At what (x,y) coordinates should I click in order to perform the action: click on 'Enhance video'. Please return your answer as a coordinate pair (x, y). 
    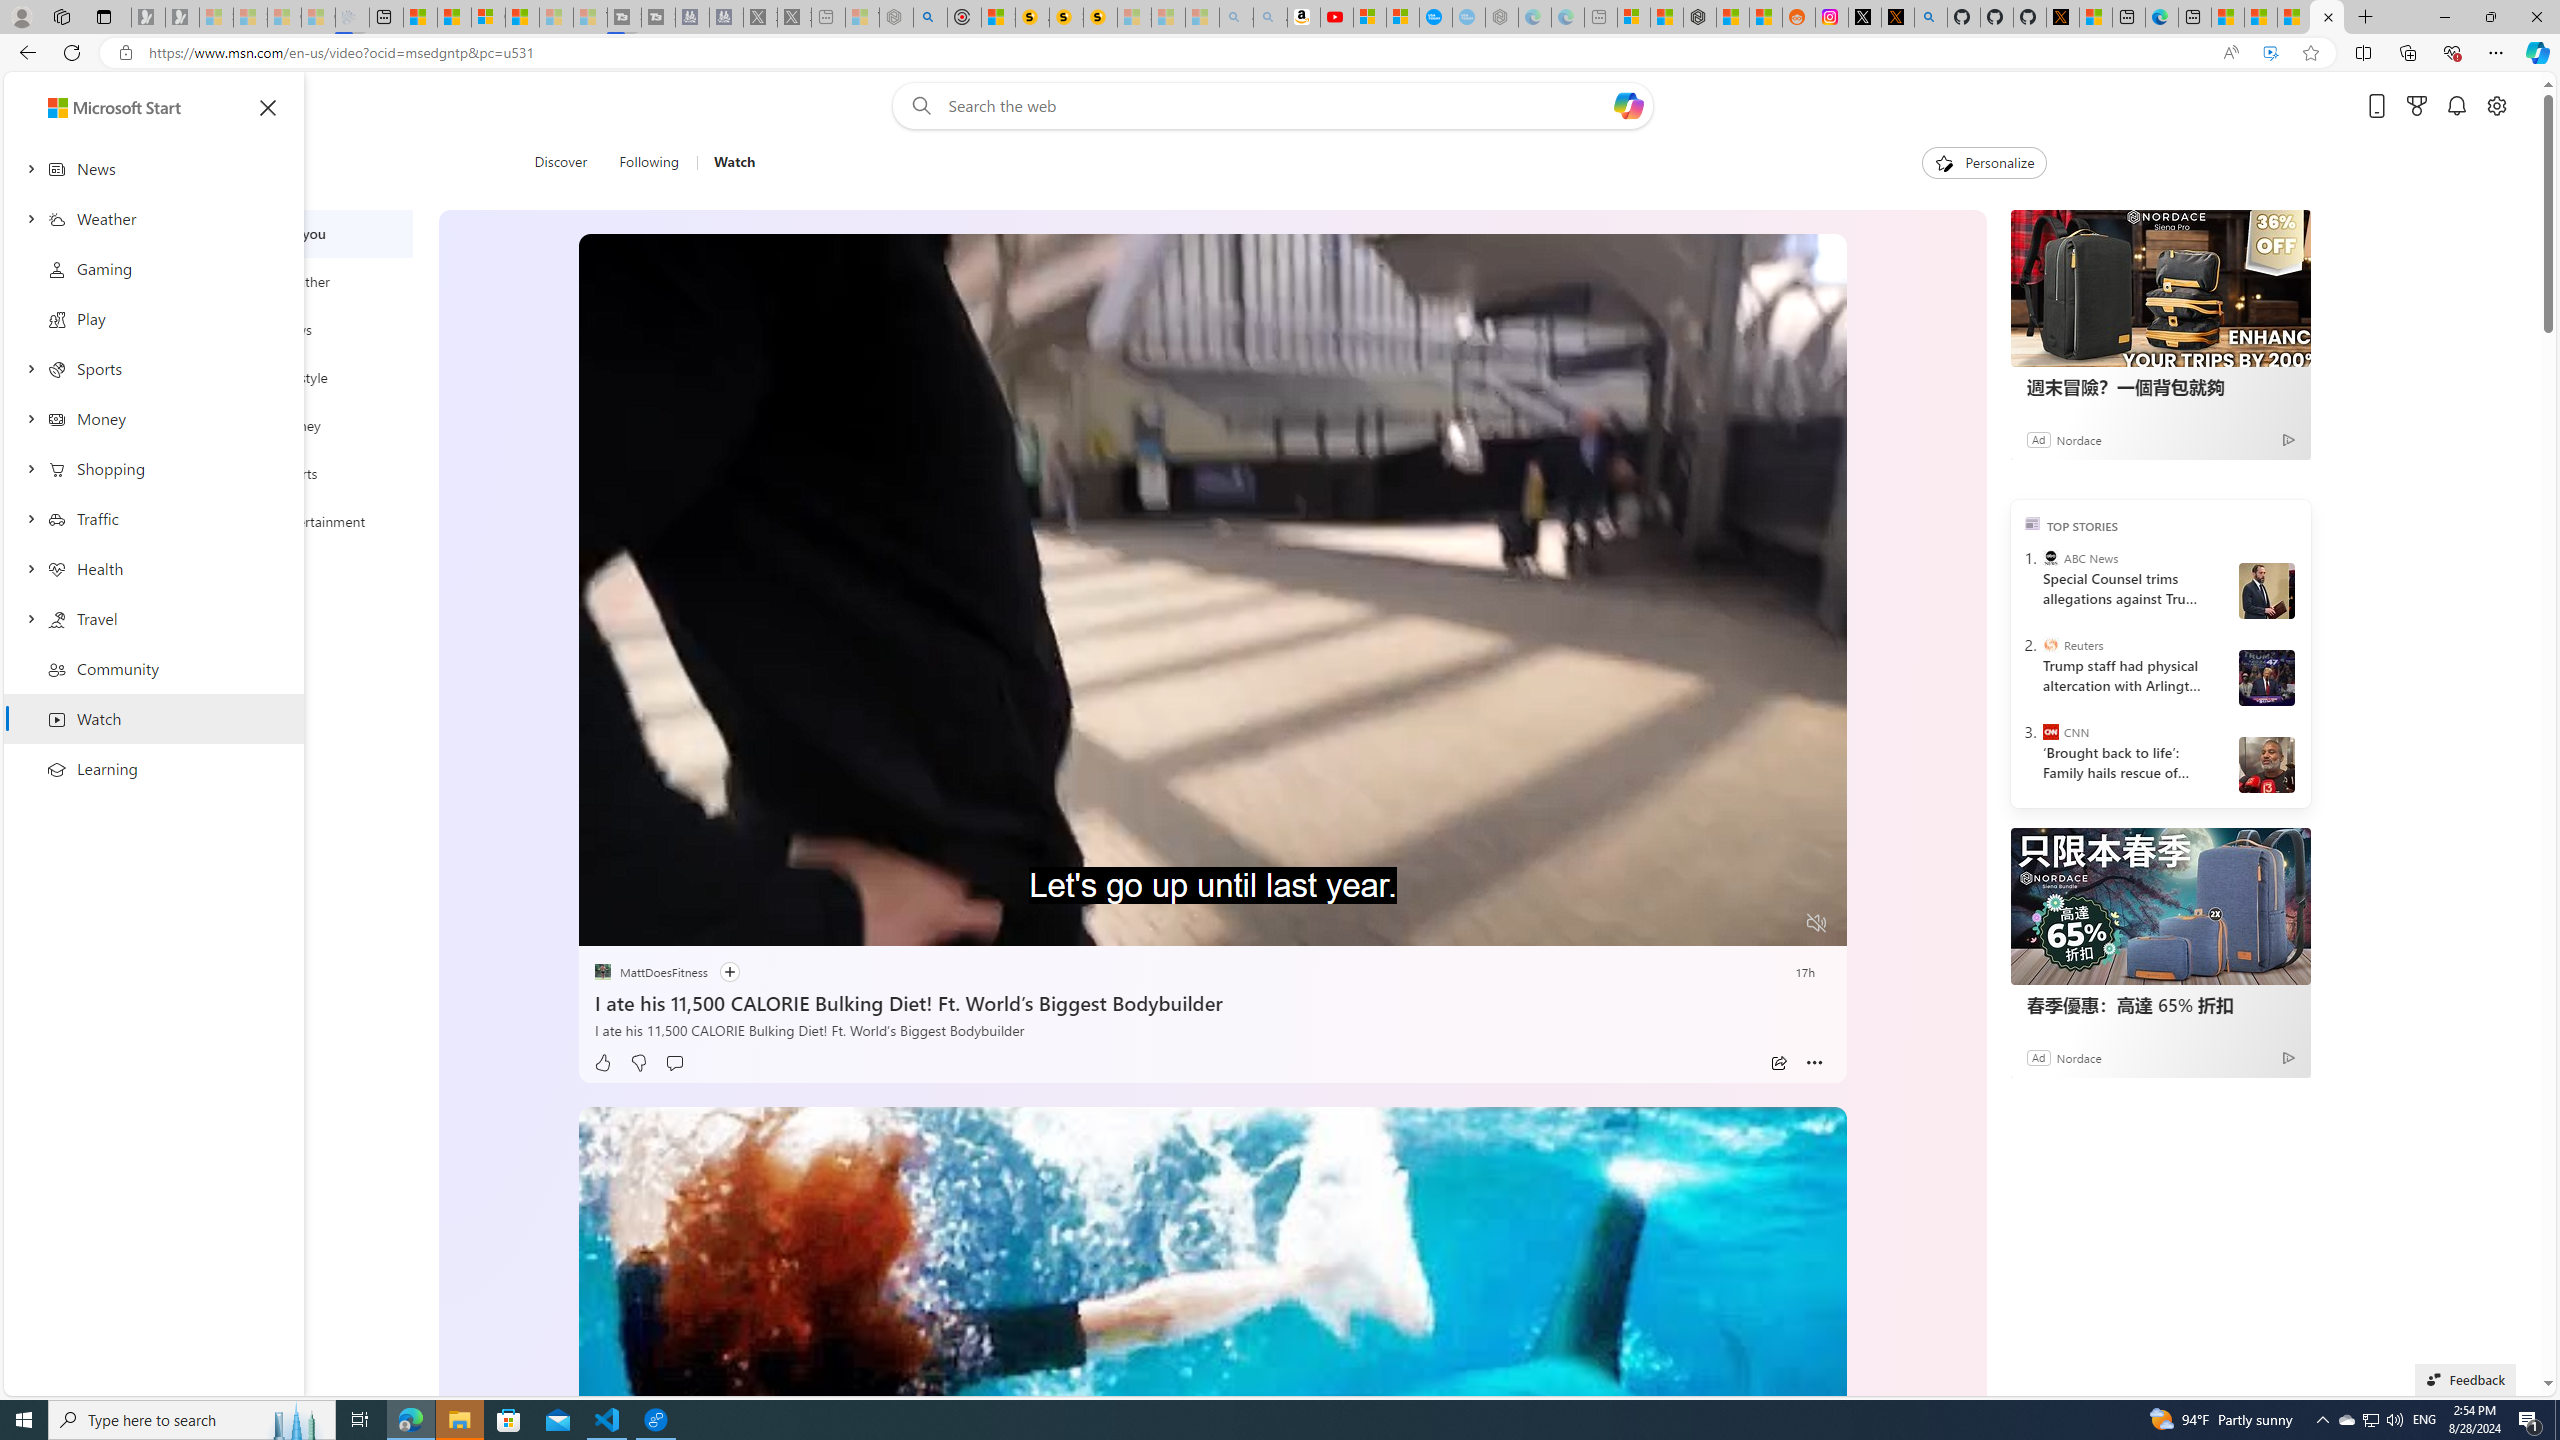
    Looking at the image, I should click on (2270, 53).